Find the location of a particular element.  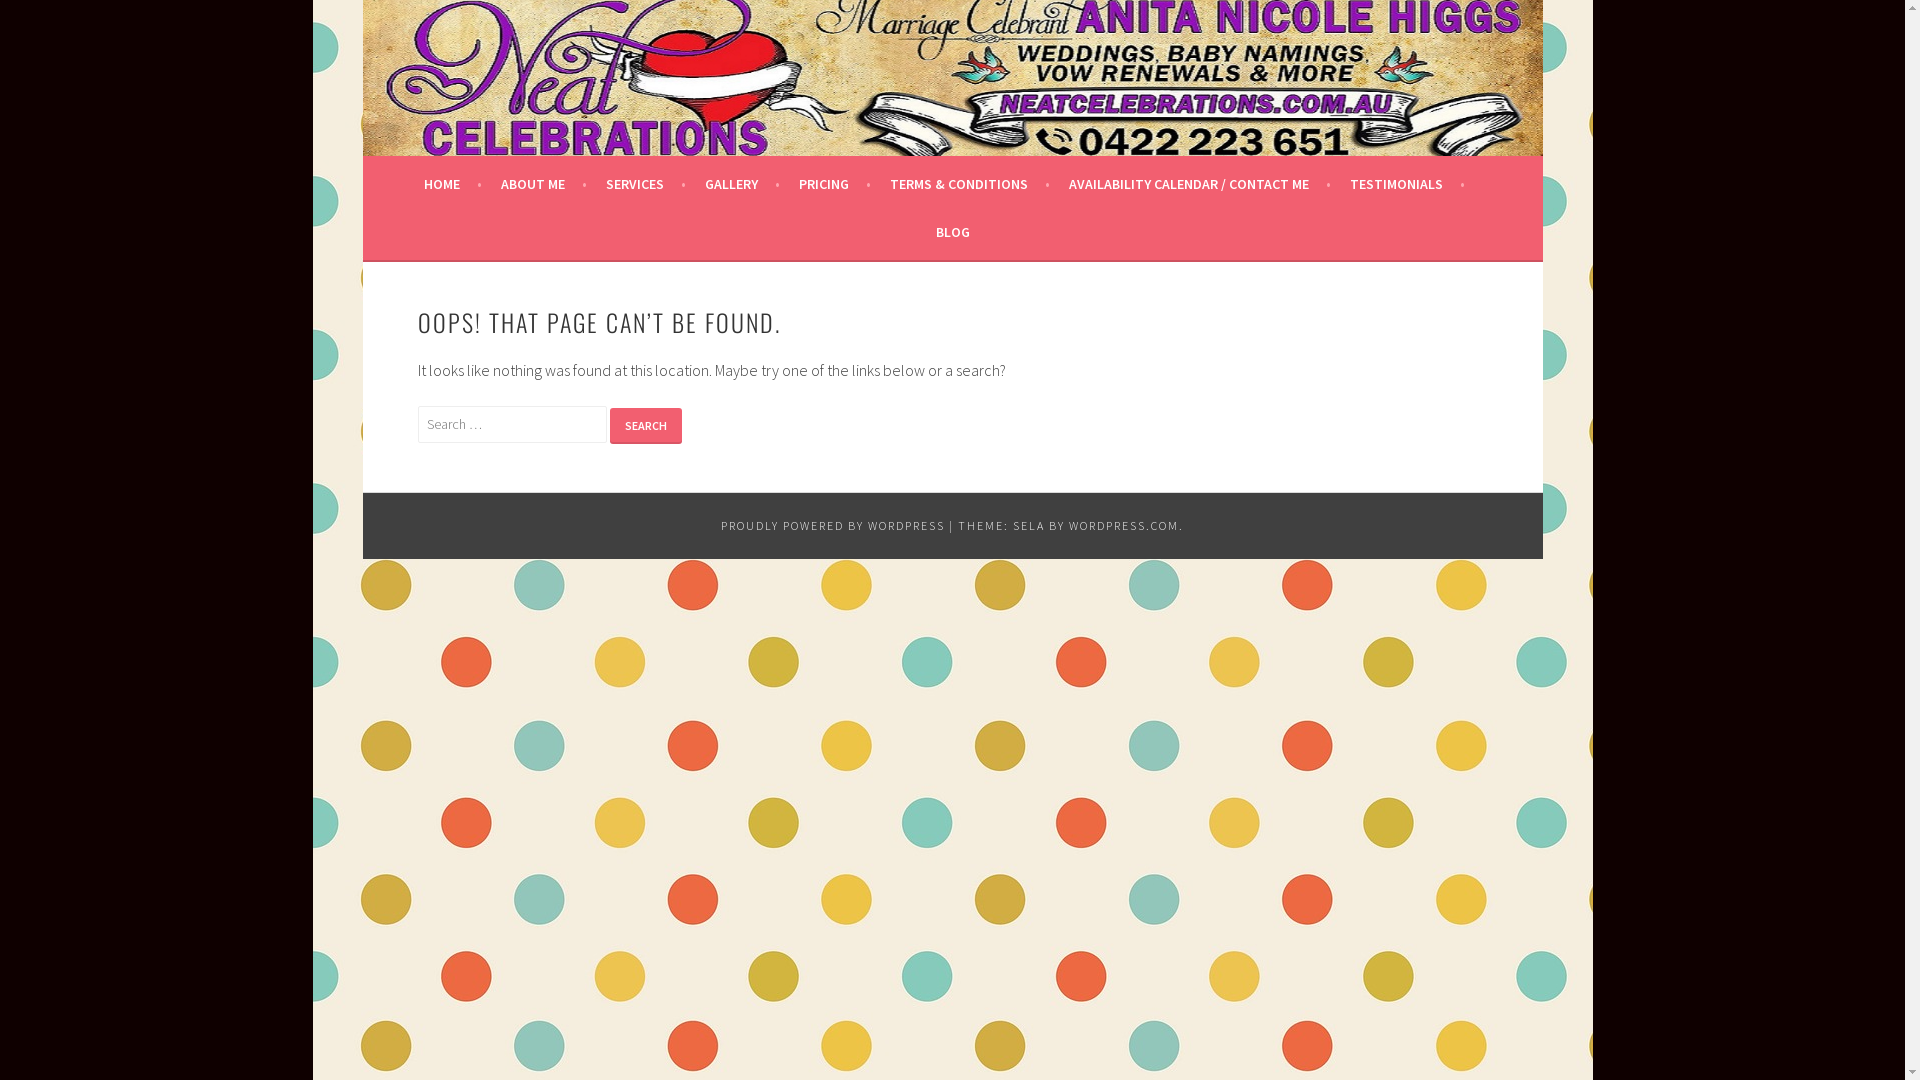

'SERVICES' is located at coordinates (646, 184).